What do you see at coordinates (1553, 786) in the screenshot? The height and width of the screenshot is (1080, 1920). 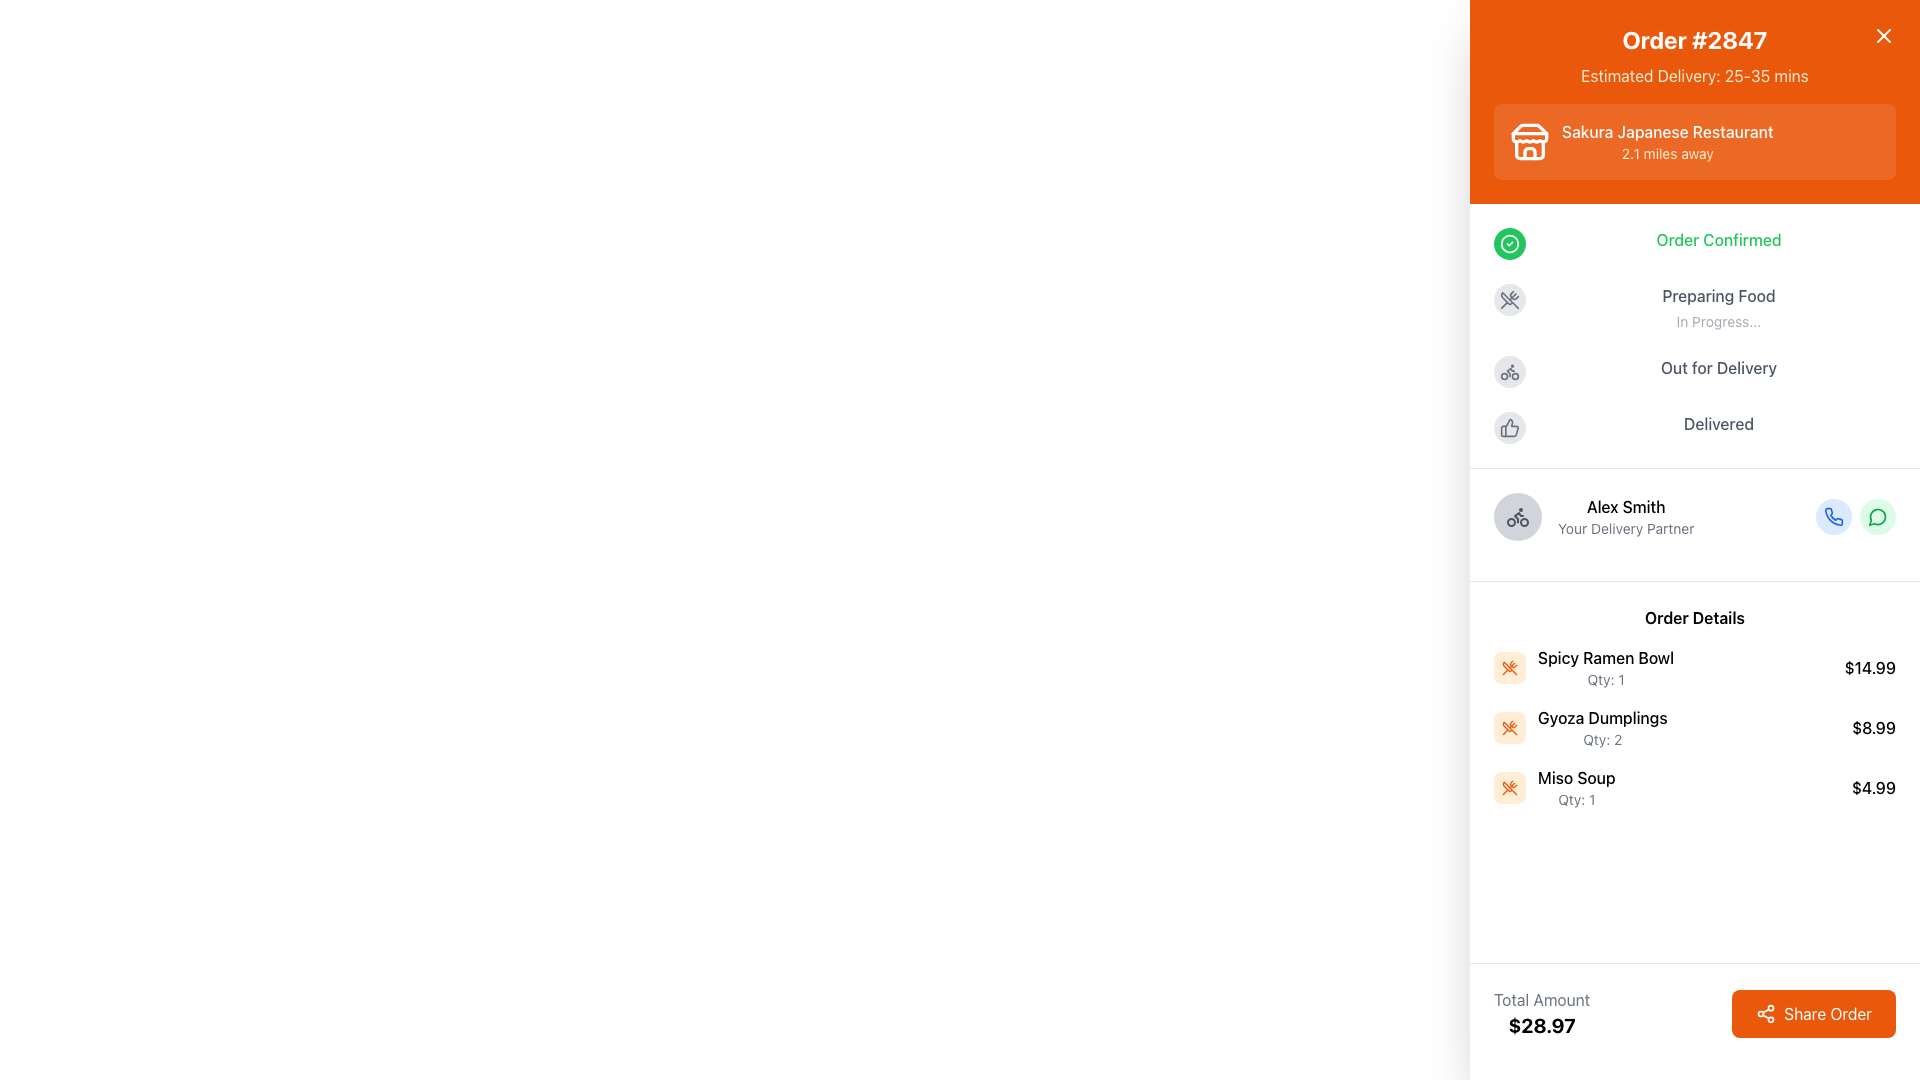 I see `text content of the 'Miso Soup' text label with icon located in the 'Order Details' section` at bounding box center [1553, 786].